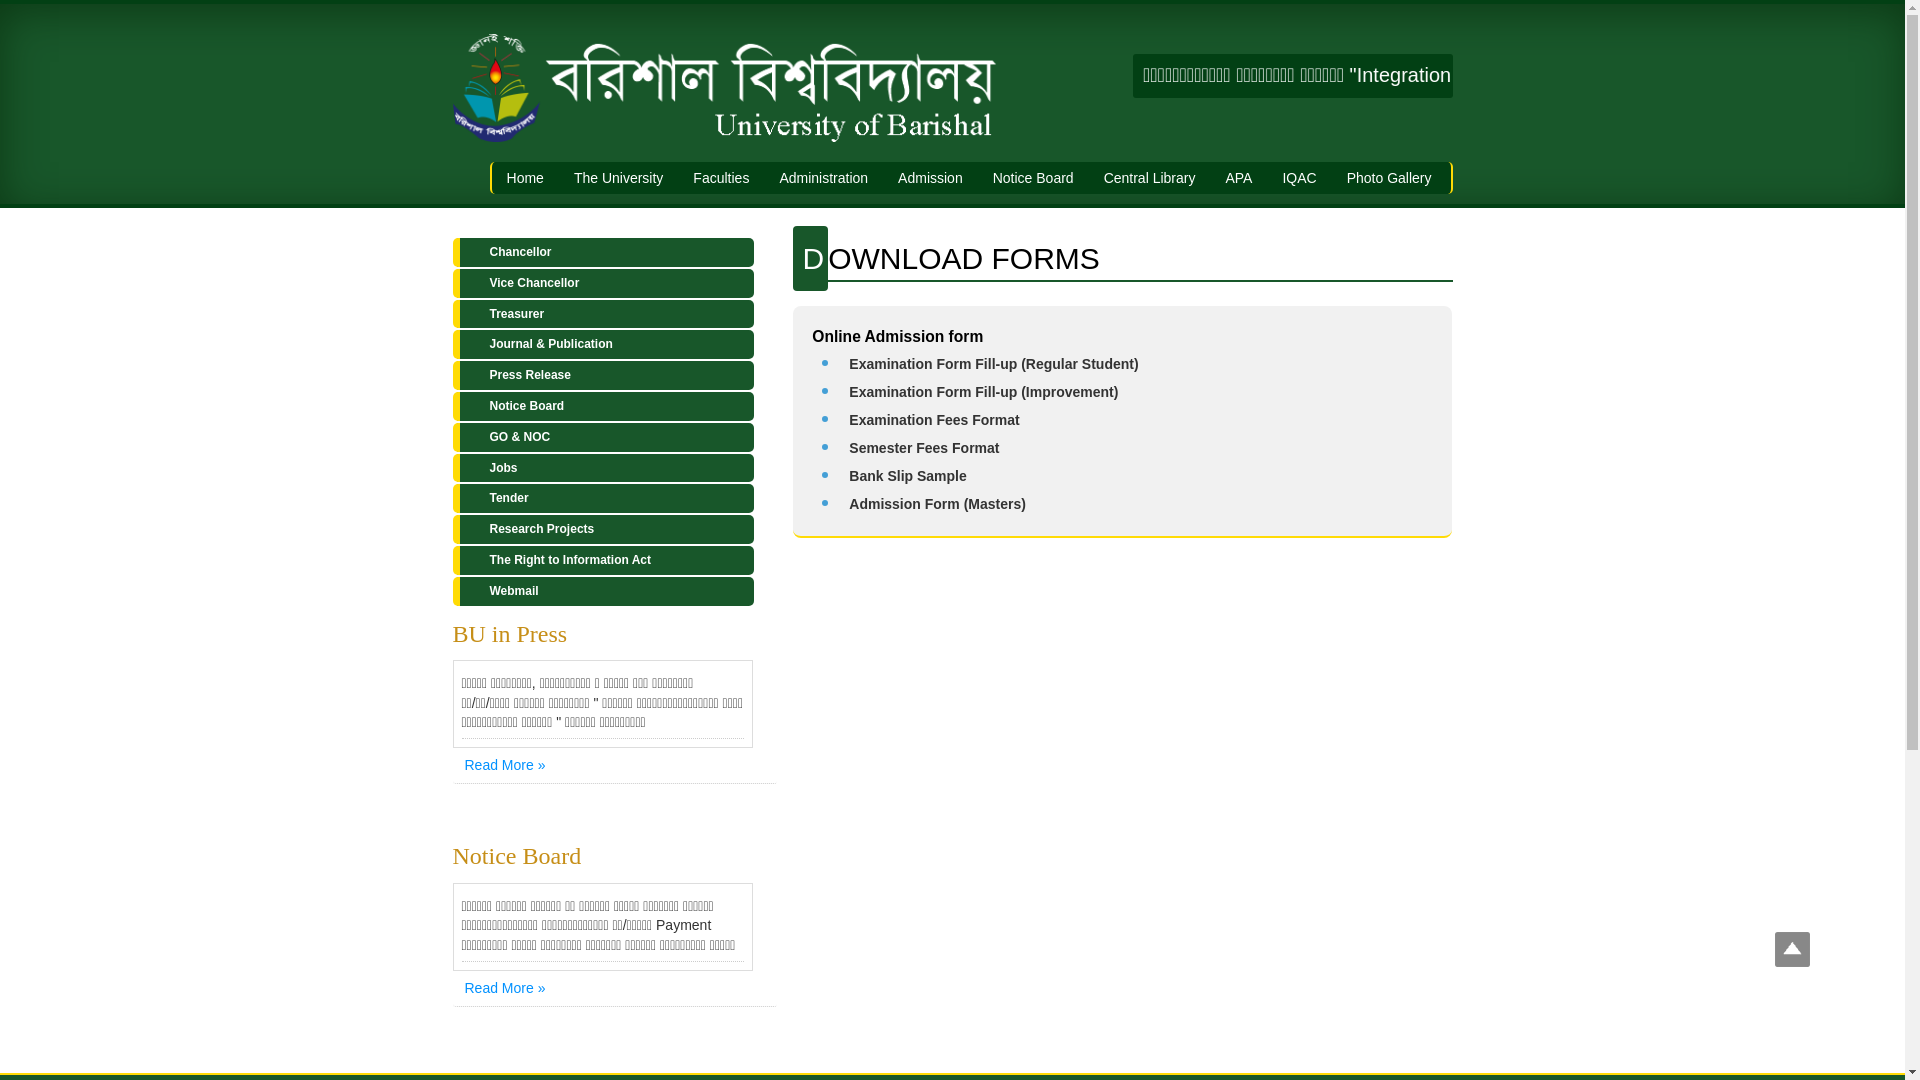  Describe the element at coordinates (601, 314) in the screenshot. I see `'Treasurer'` at that location.